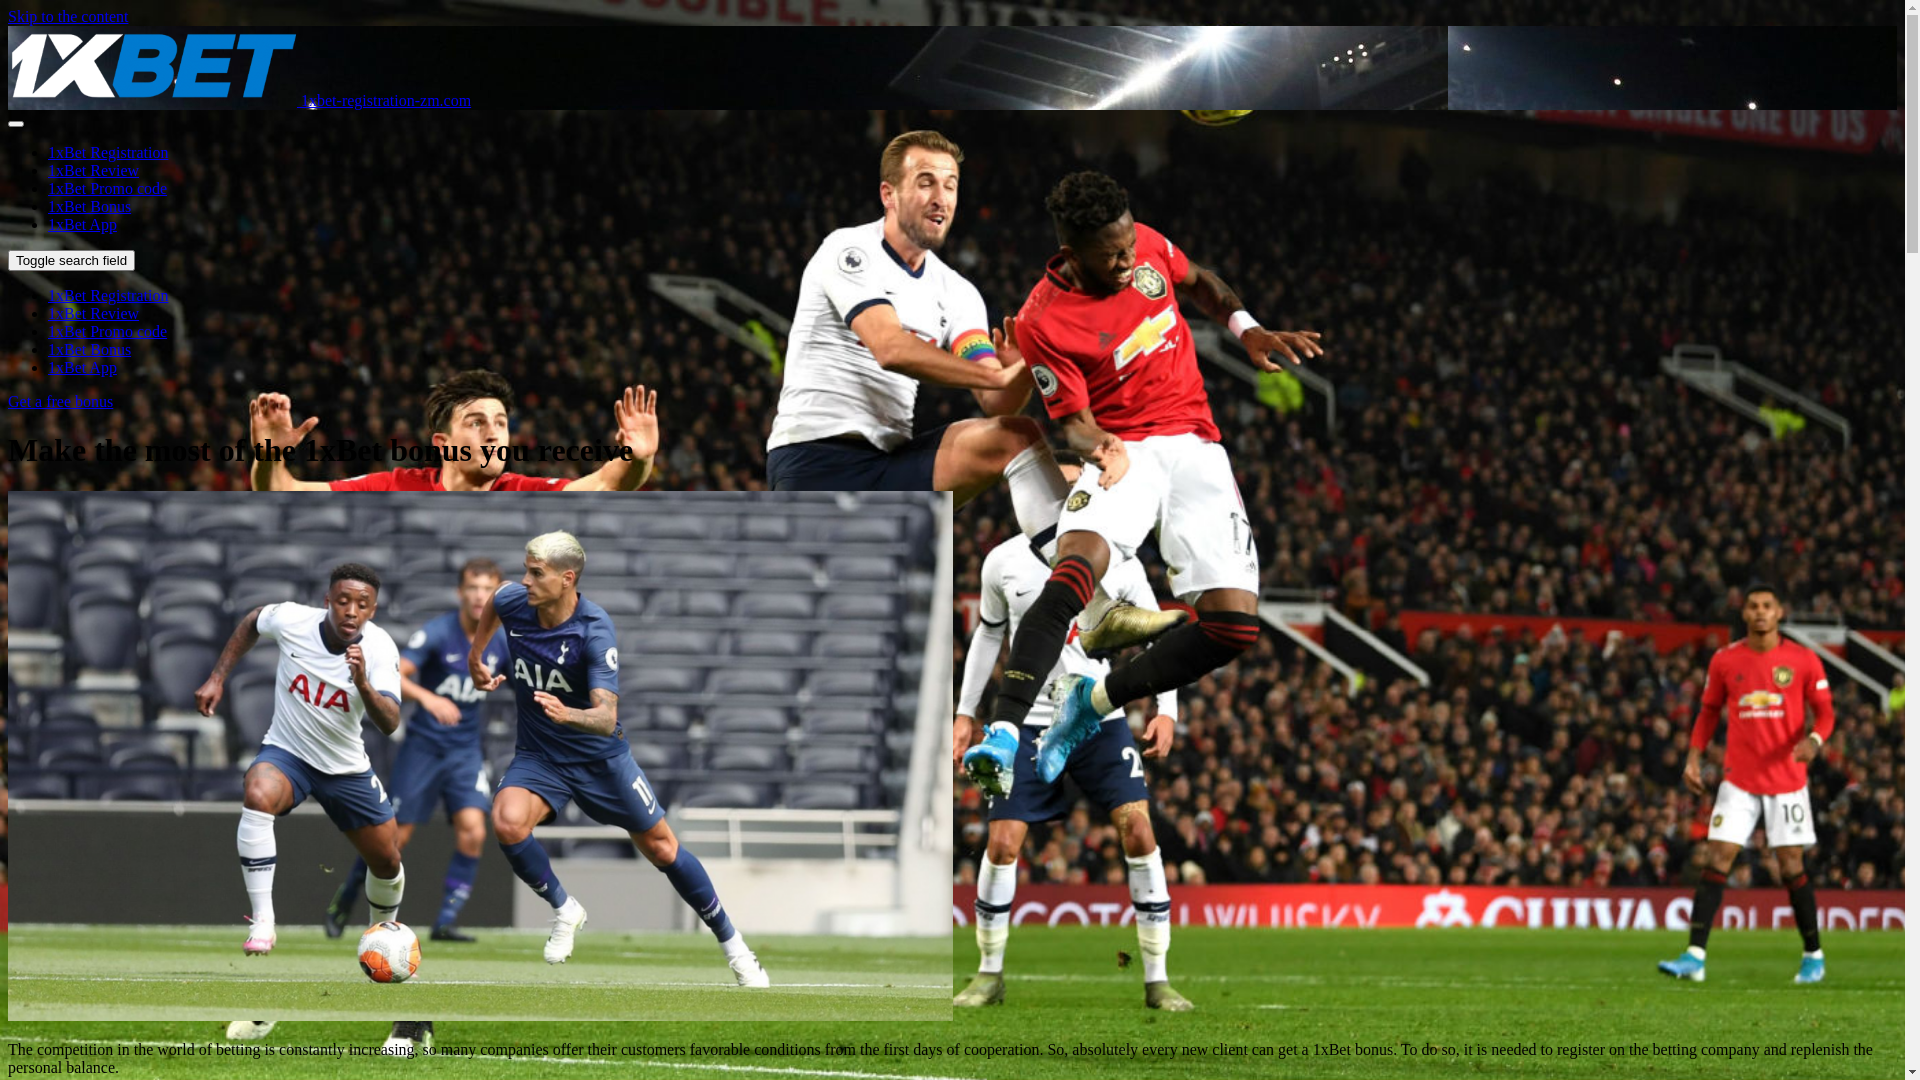 The width and height of the screenshot is (1920, 1080). I want to click on 'Skip to the content', so click(67, 16).